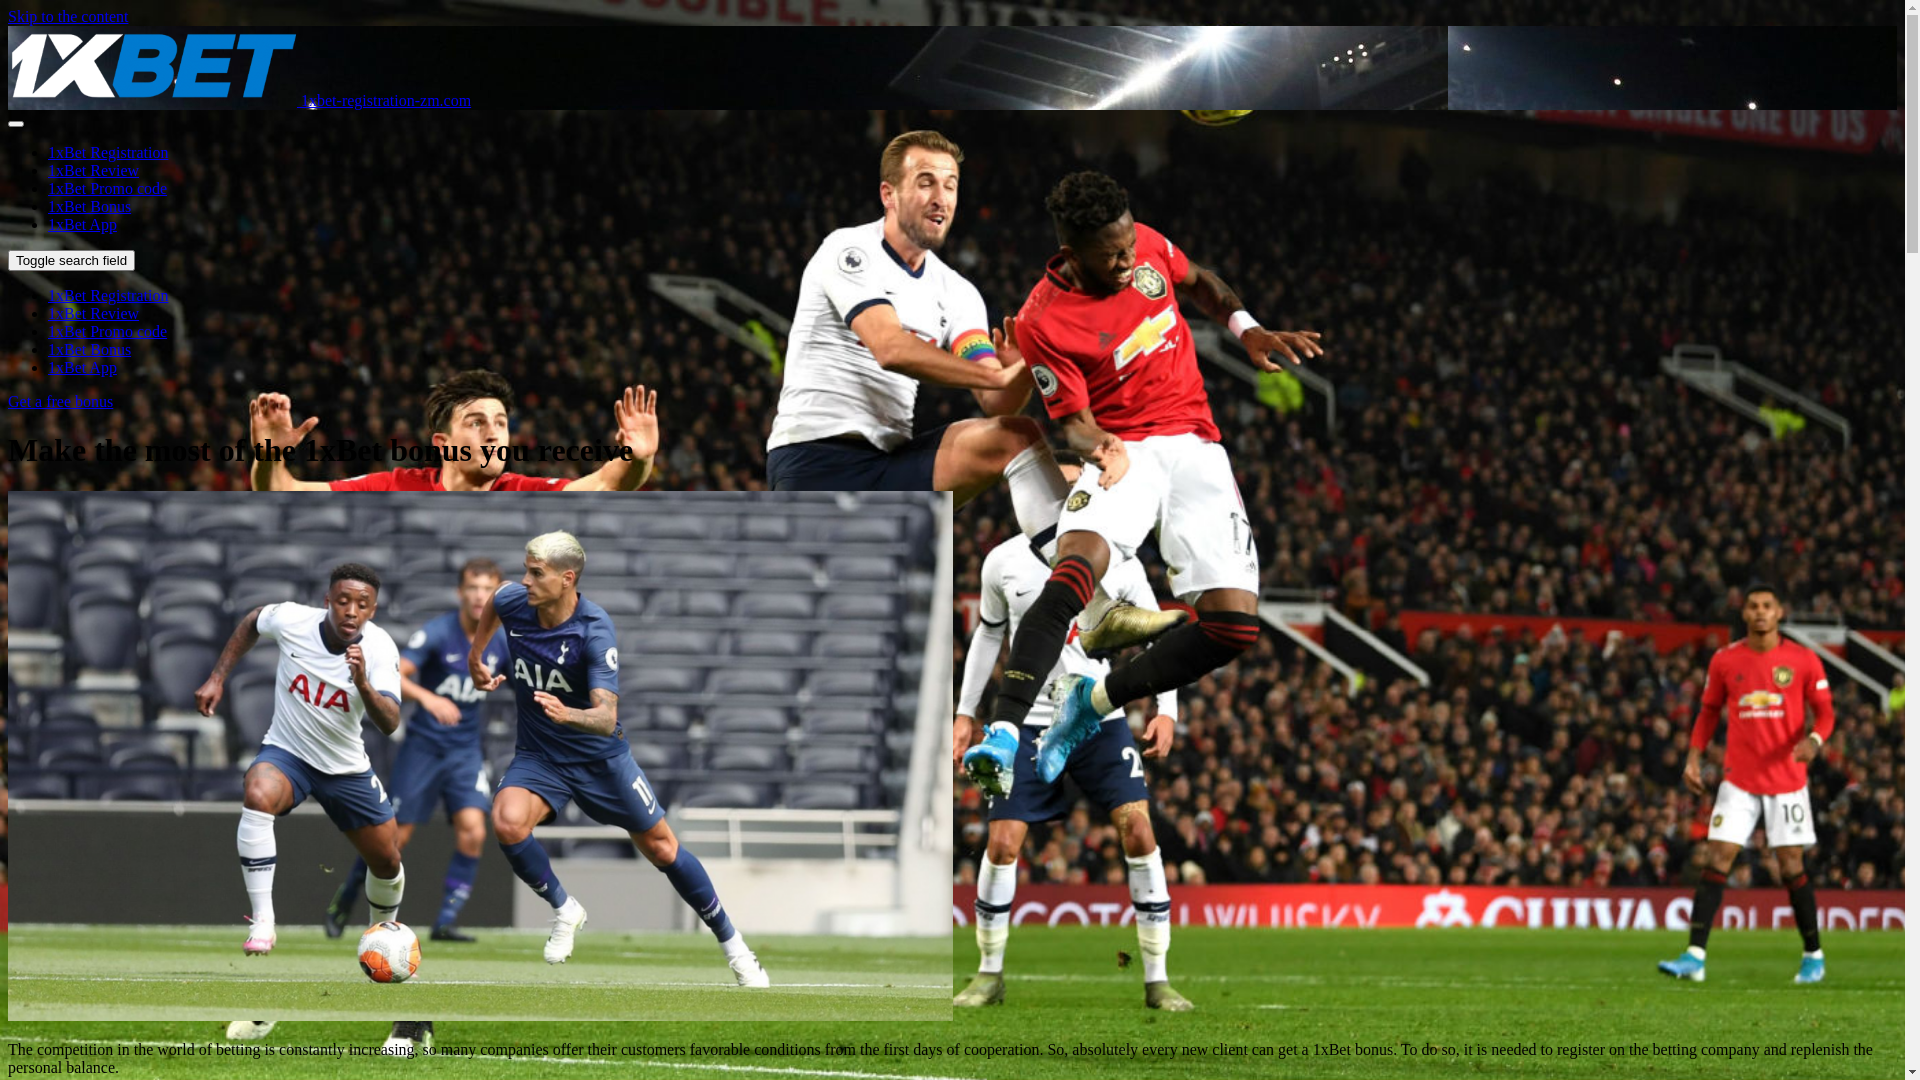 The width and height of the screenshot is (1920, 1080). I want to click on 'Skip to the content', so click(67, 16).